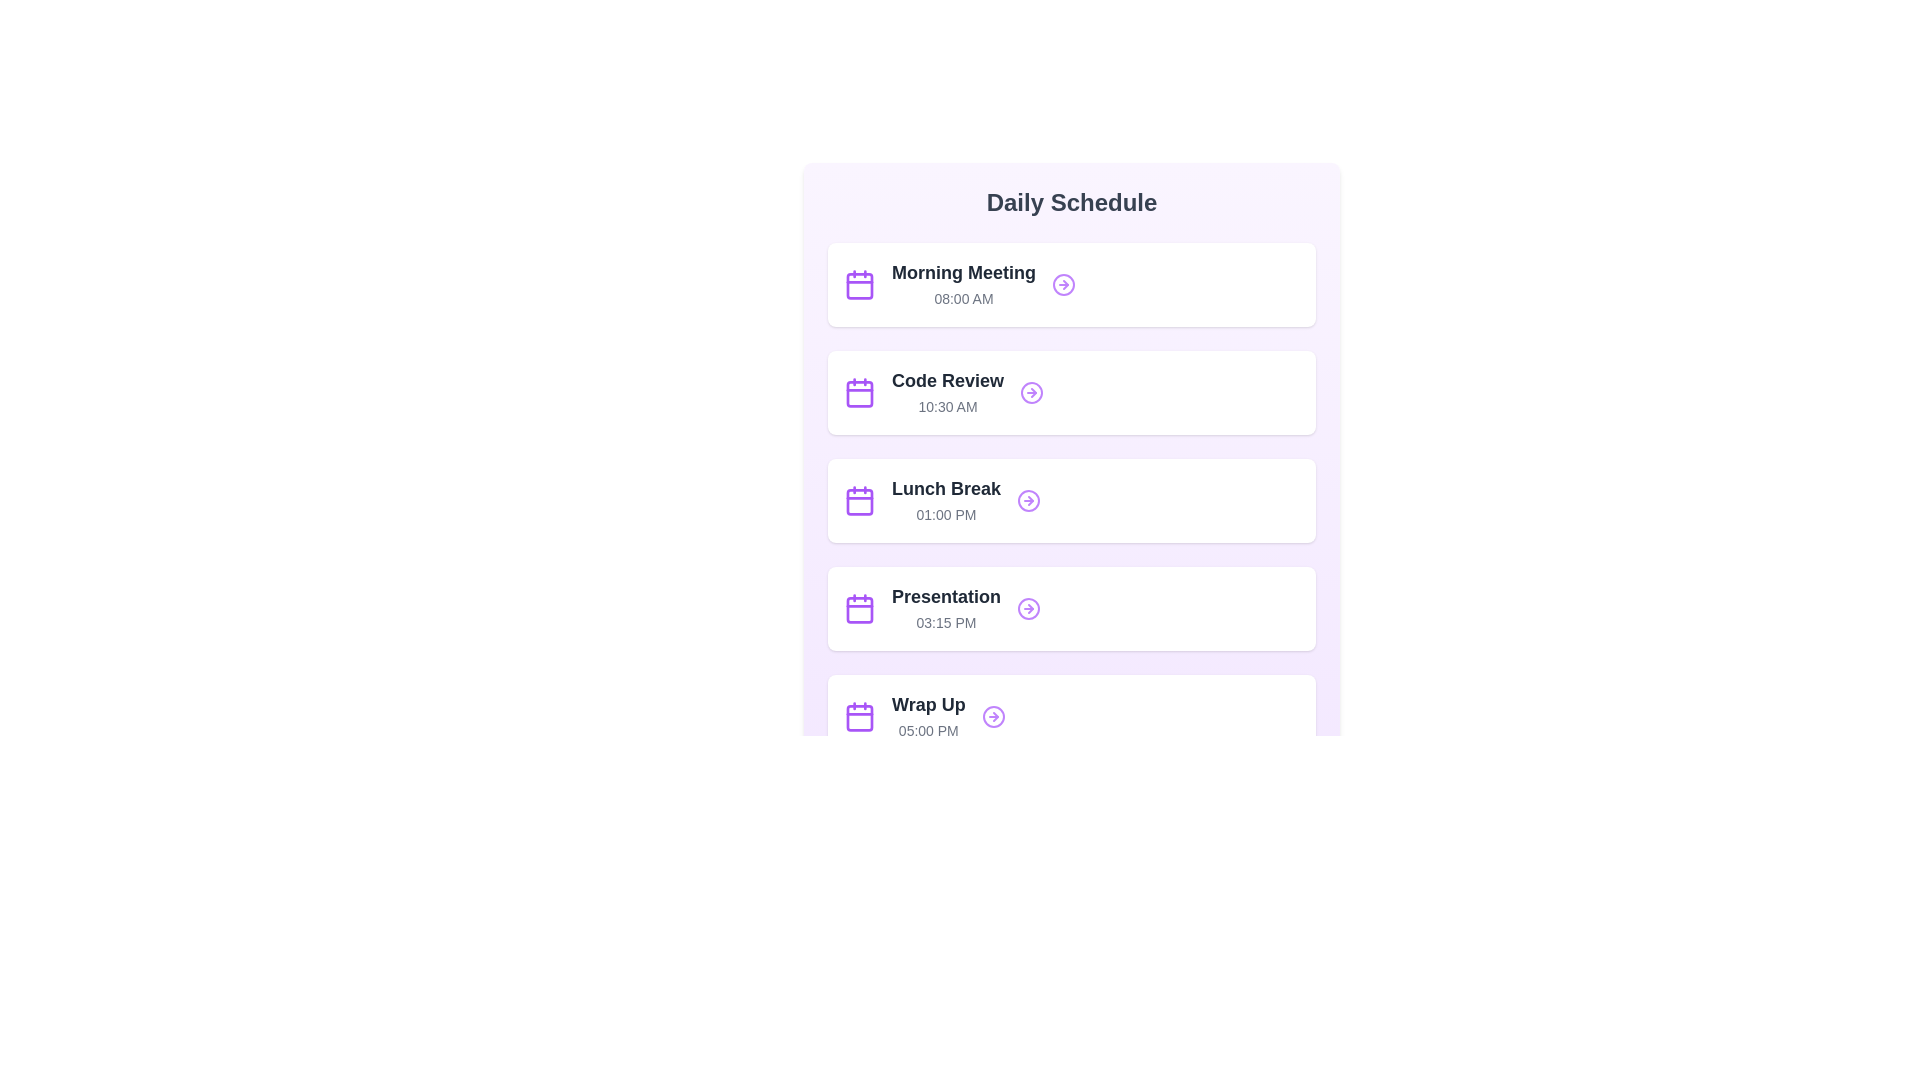 Image resolution: width=1920 pixels, height=1080 pixels. Describe the element at coordinates (1063, 285) in the screenshot. I see `the decorative graphic circle that is part of the navigation icons for the 'Morning Meeting' schedule item` at that location.